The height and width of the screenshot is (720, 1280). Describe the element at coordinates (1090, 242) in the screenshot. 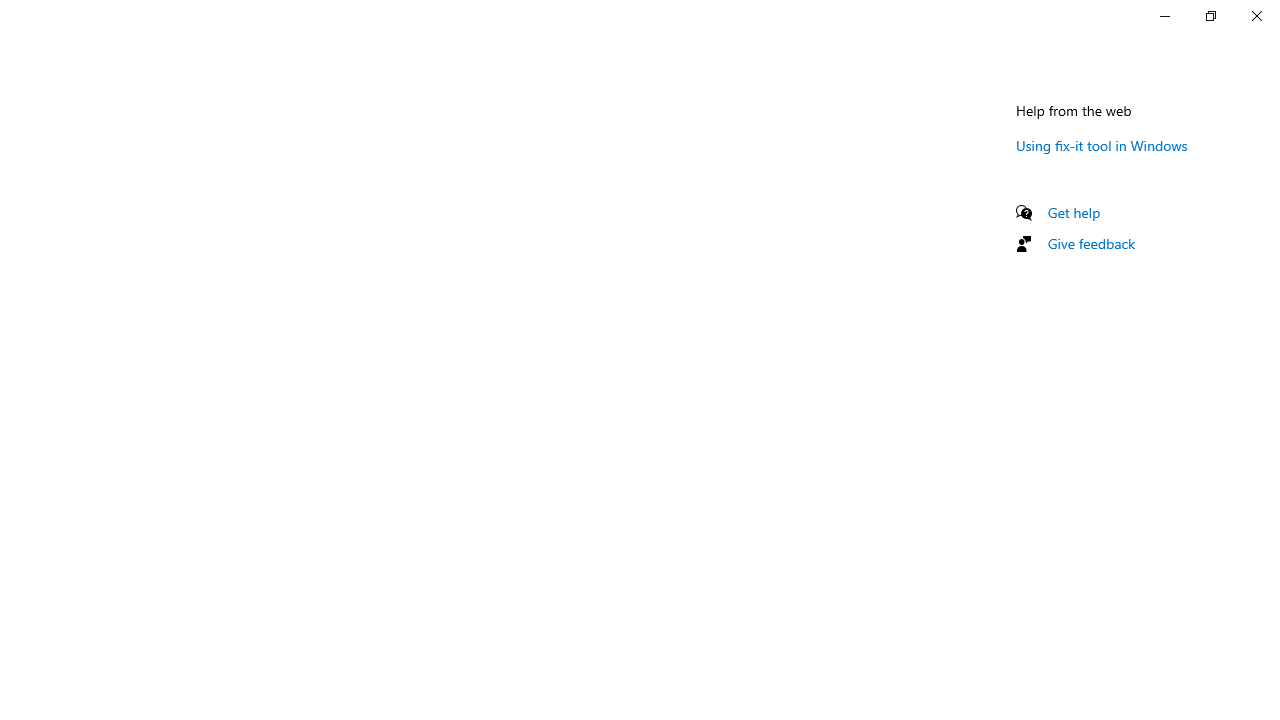

I see `'Give feedback'` at that location.